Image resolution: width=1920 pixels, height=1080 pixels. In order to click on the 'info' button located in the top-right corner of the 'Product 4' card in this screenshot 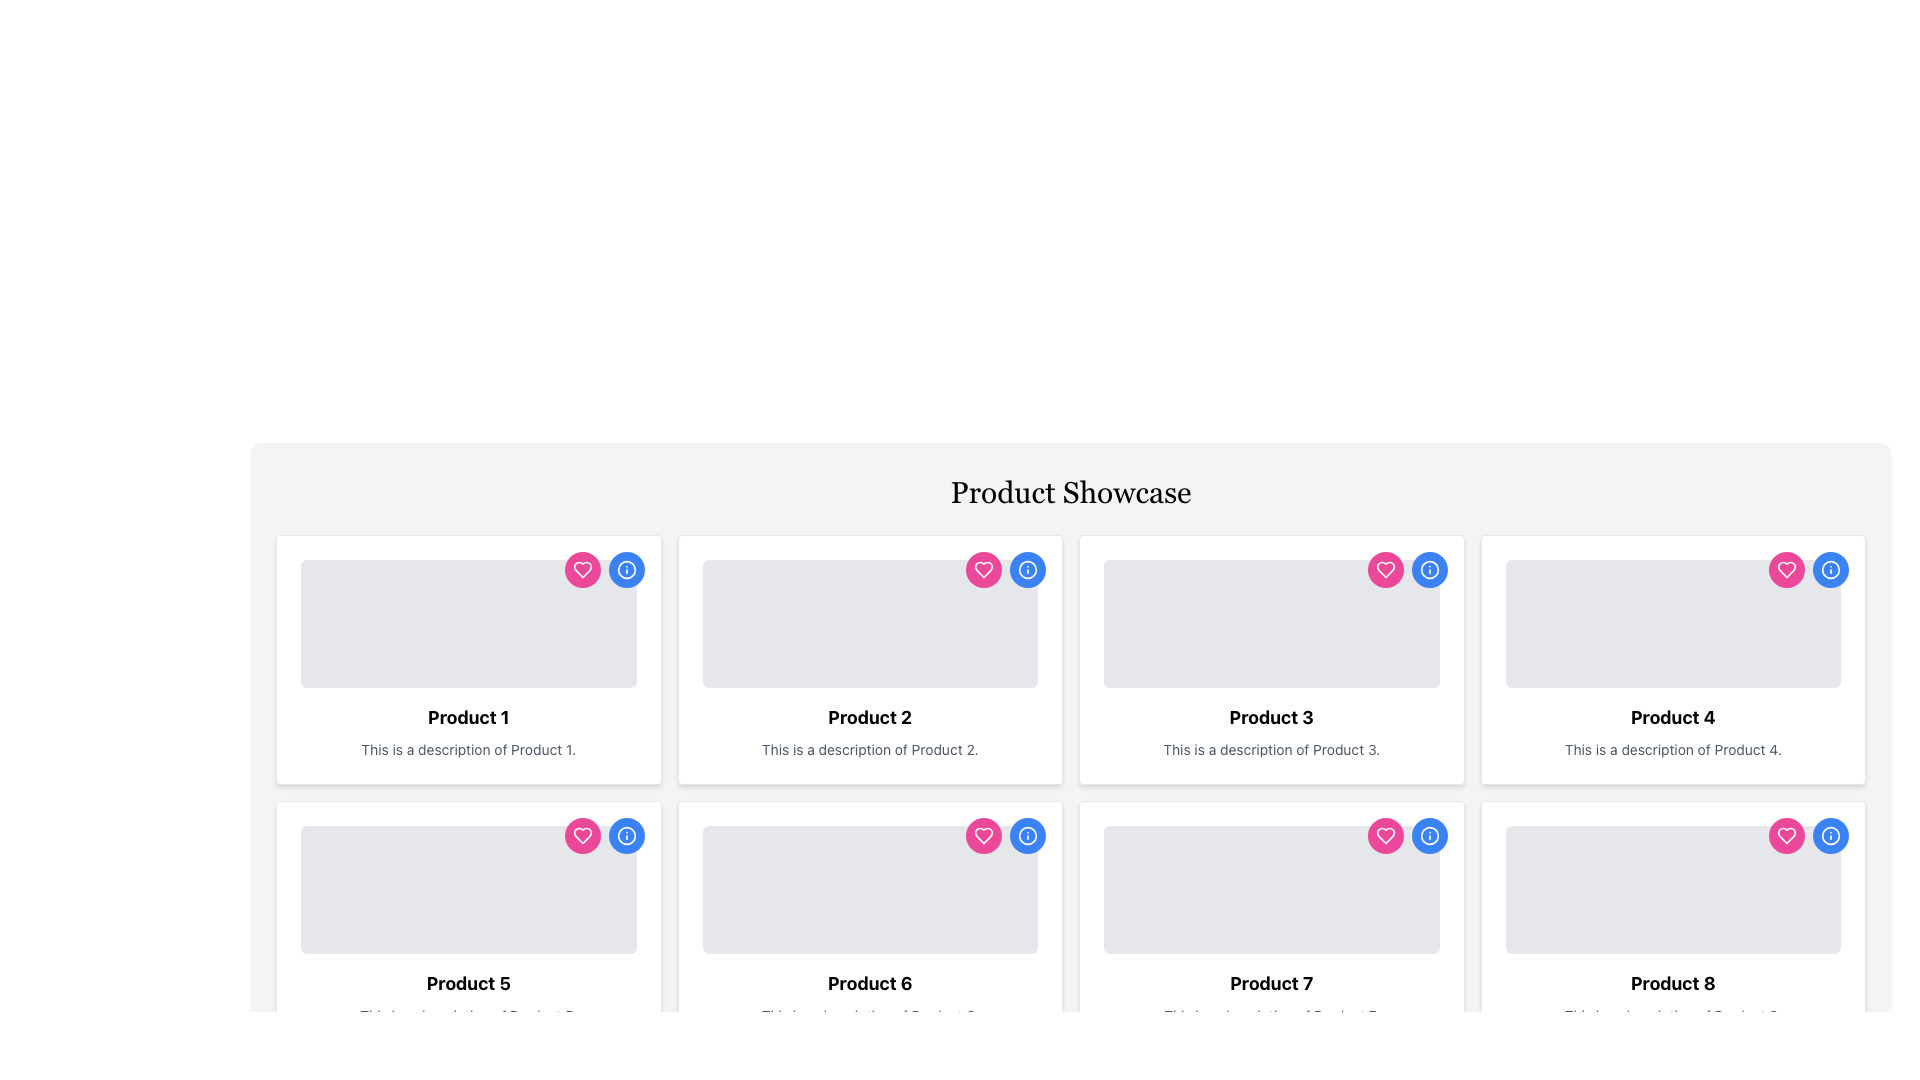, I will do `click(1830, 570)`.